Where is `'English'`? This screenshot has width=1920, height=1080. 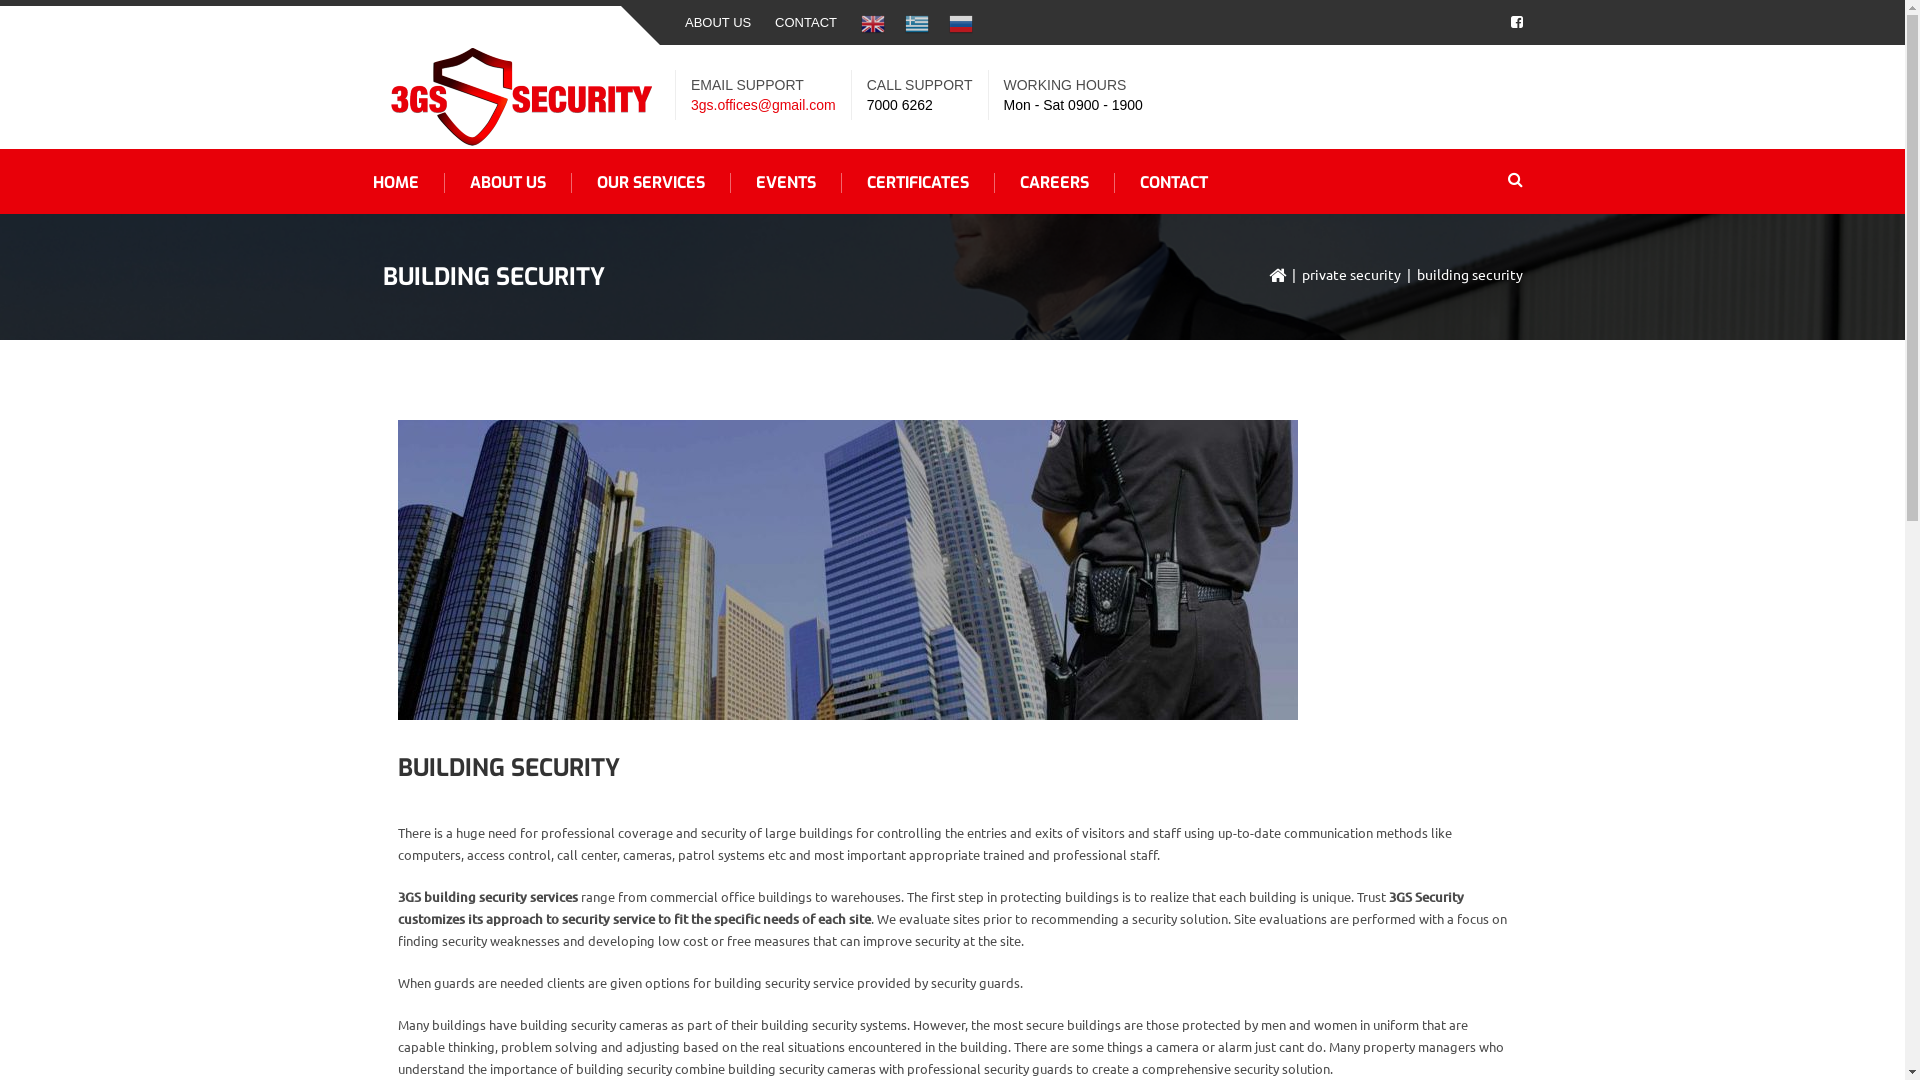 'English' is located at coordinates (873, 23).